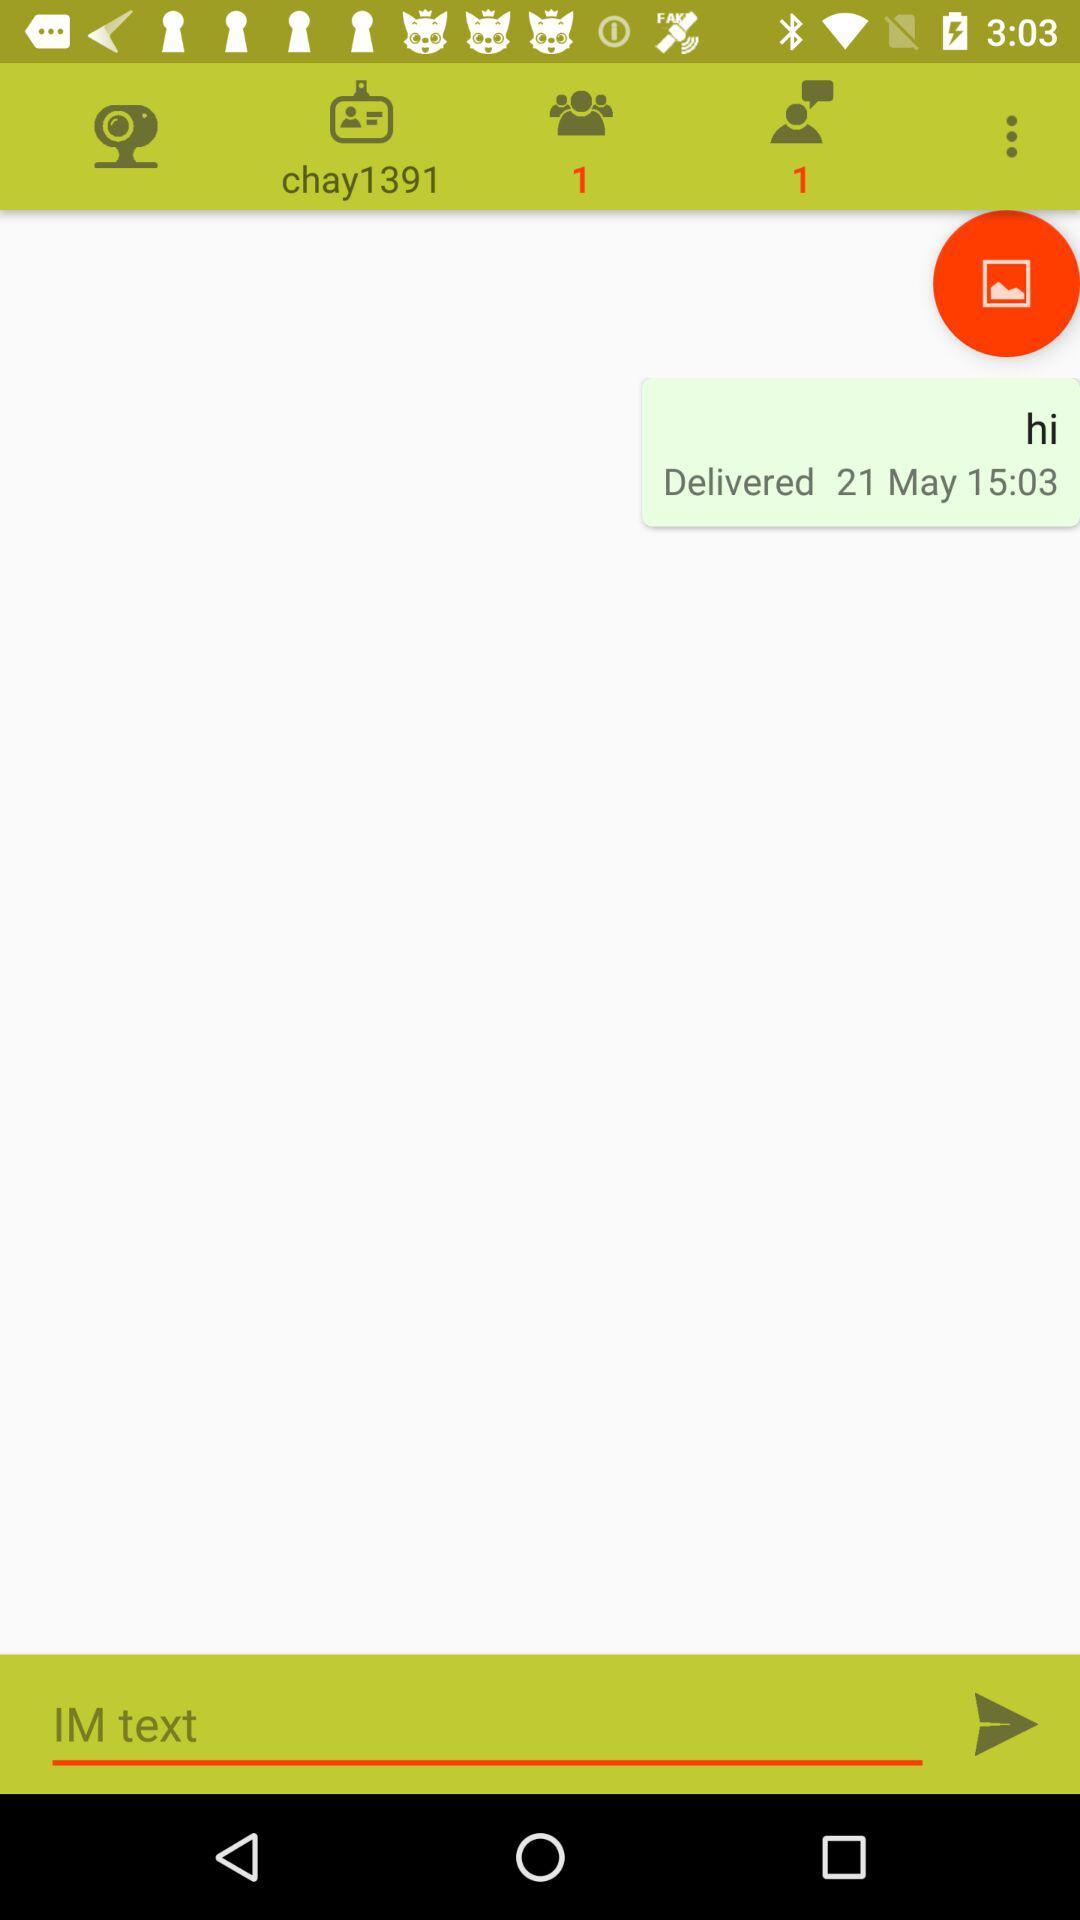  Describe the element at coordinates (1006, 1723) in the screenshot. I see `send` at that location.